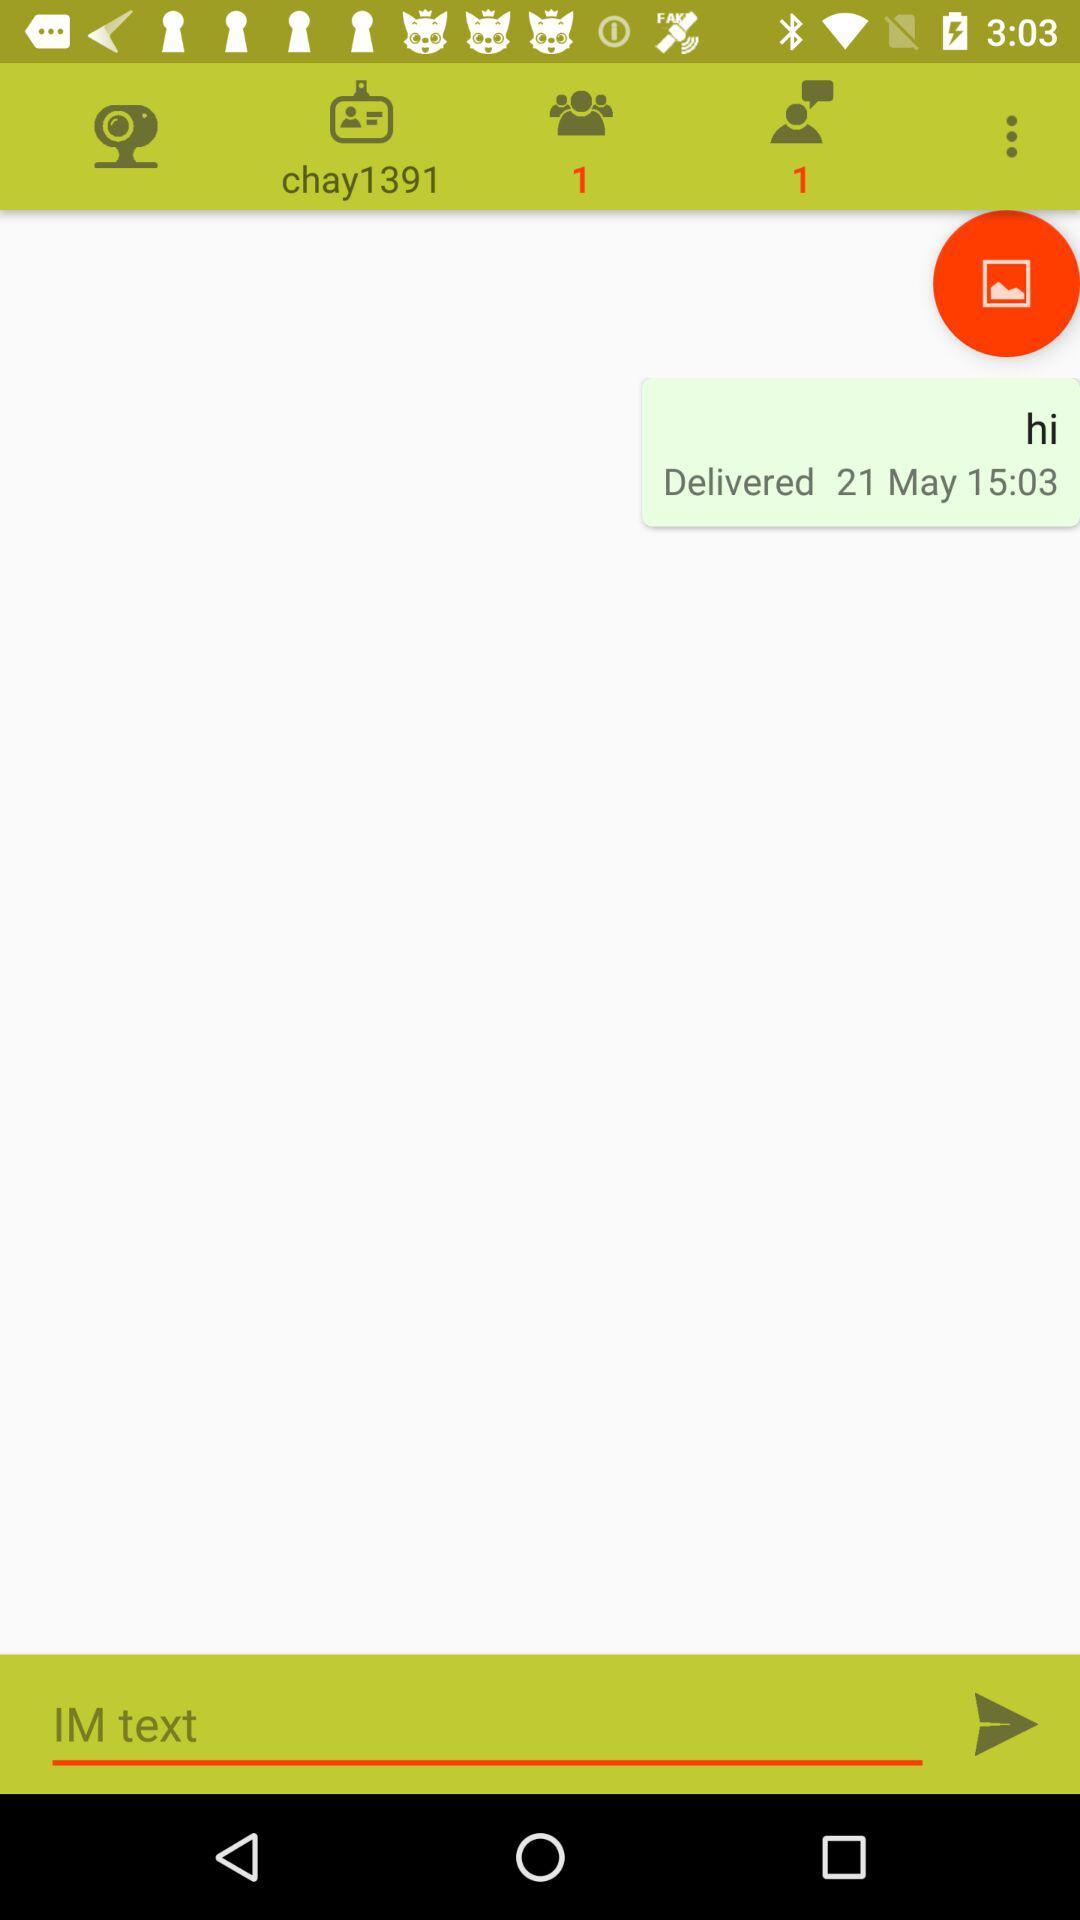  Describe the element at coordinates (1006, 1723) in the screenshot. I see `send` at that location.